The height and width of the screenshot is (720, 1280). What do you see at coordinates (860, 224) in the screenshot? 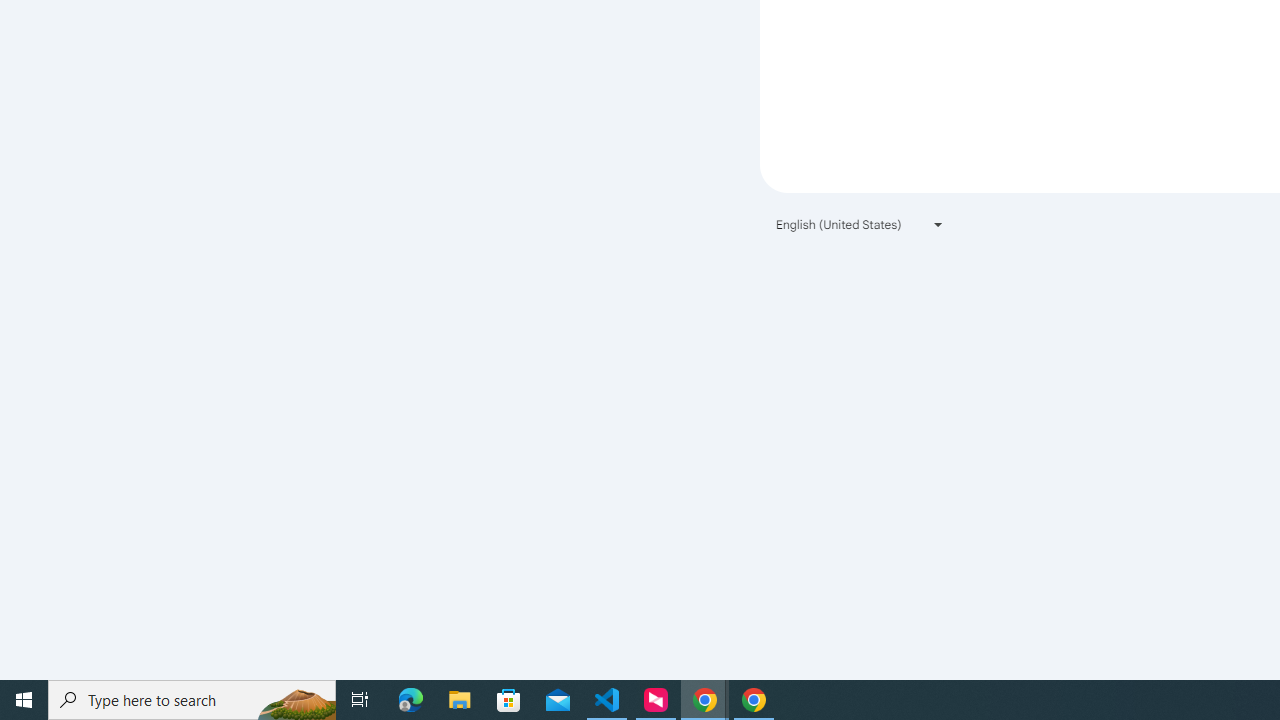
I see `'English (United States)'` at bounding box center [860, 224].